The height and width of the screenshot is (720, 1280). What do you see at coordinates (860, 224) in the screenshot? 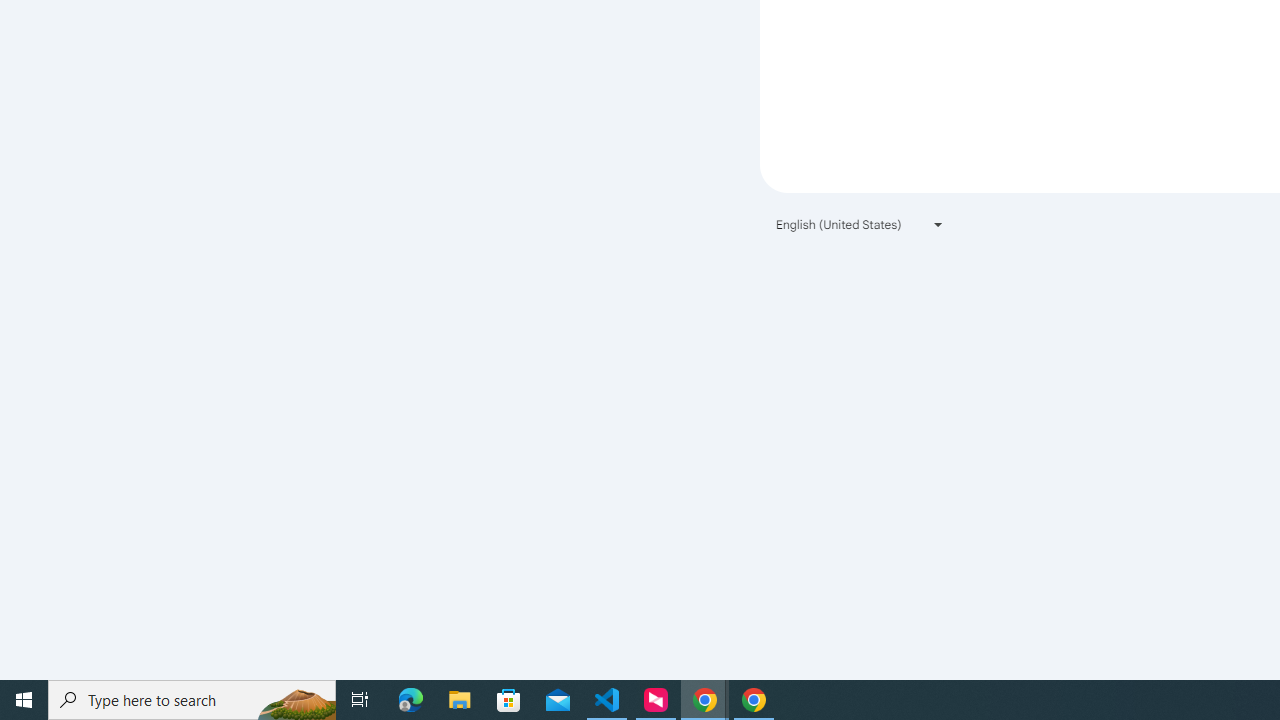
I see `'English (United States)'` at bounding box center [860, 224].